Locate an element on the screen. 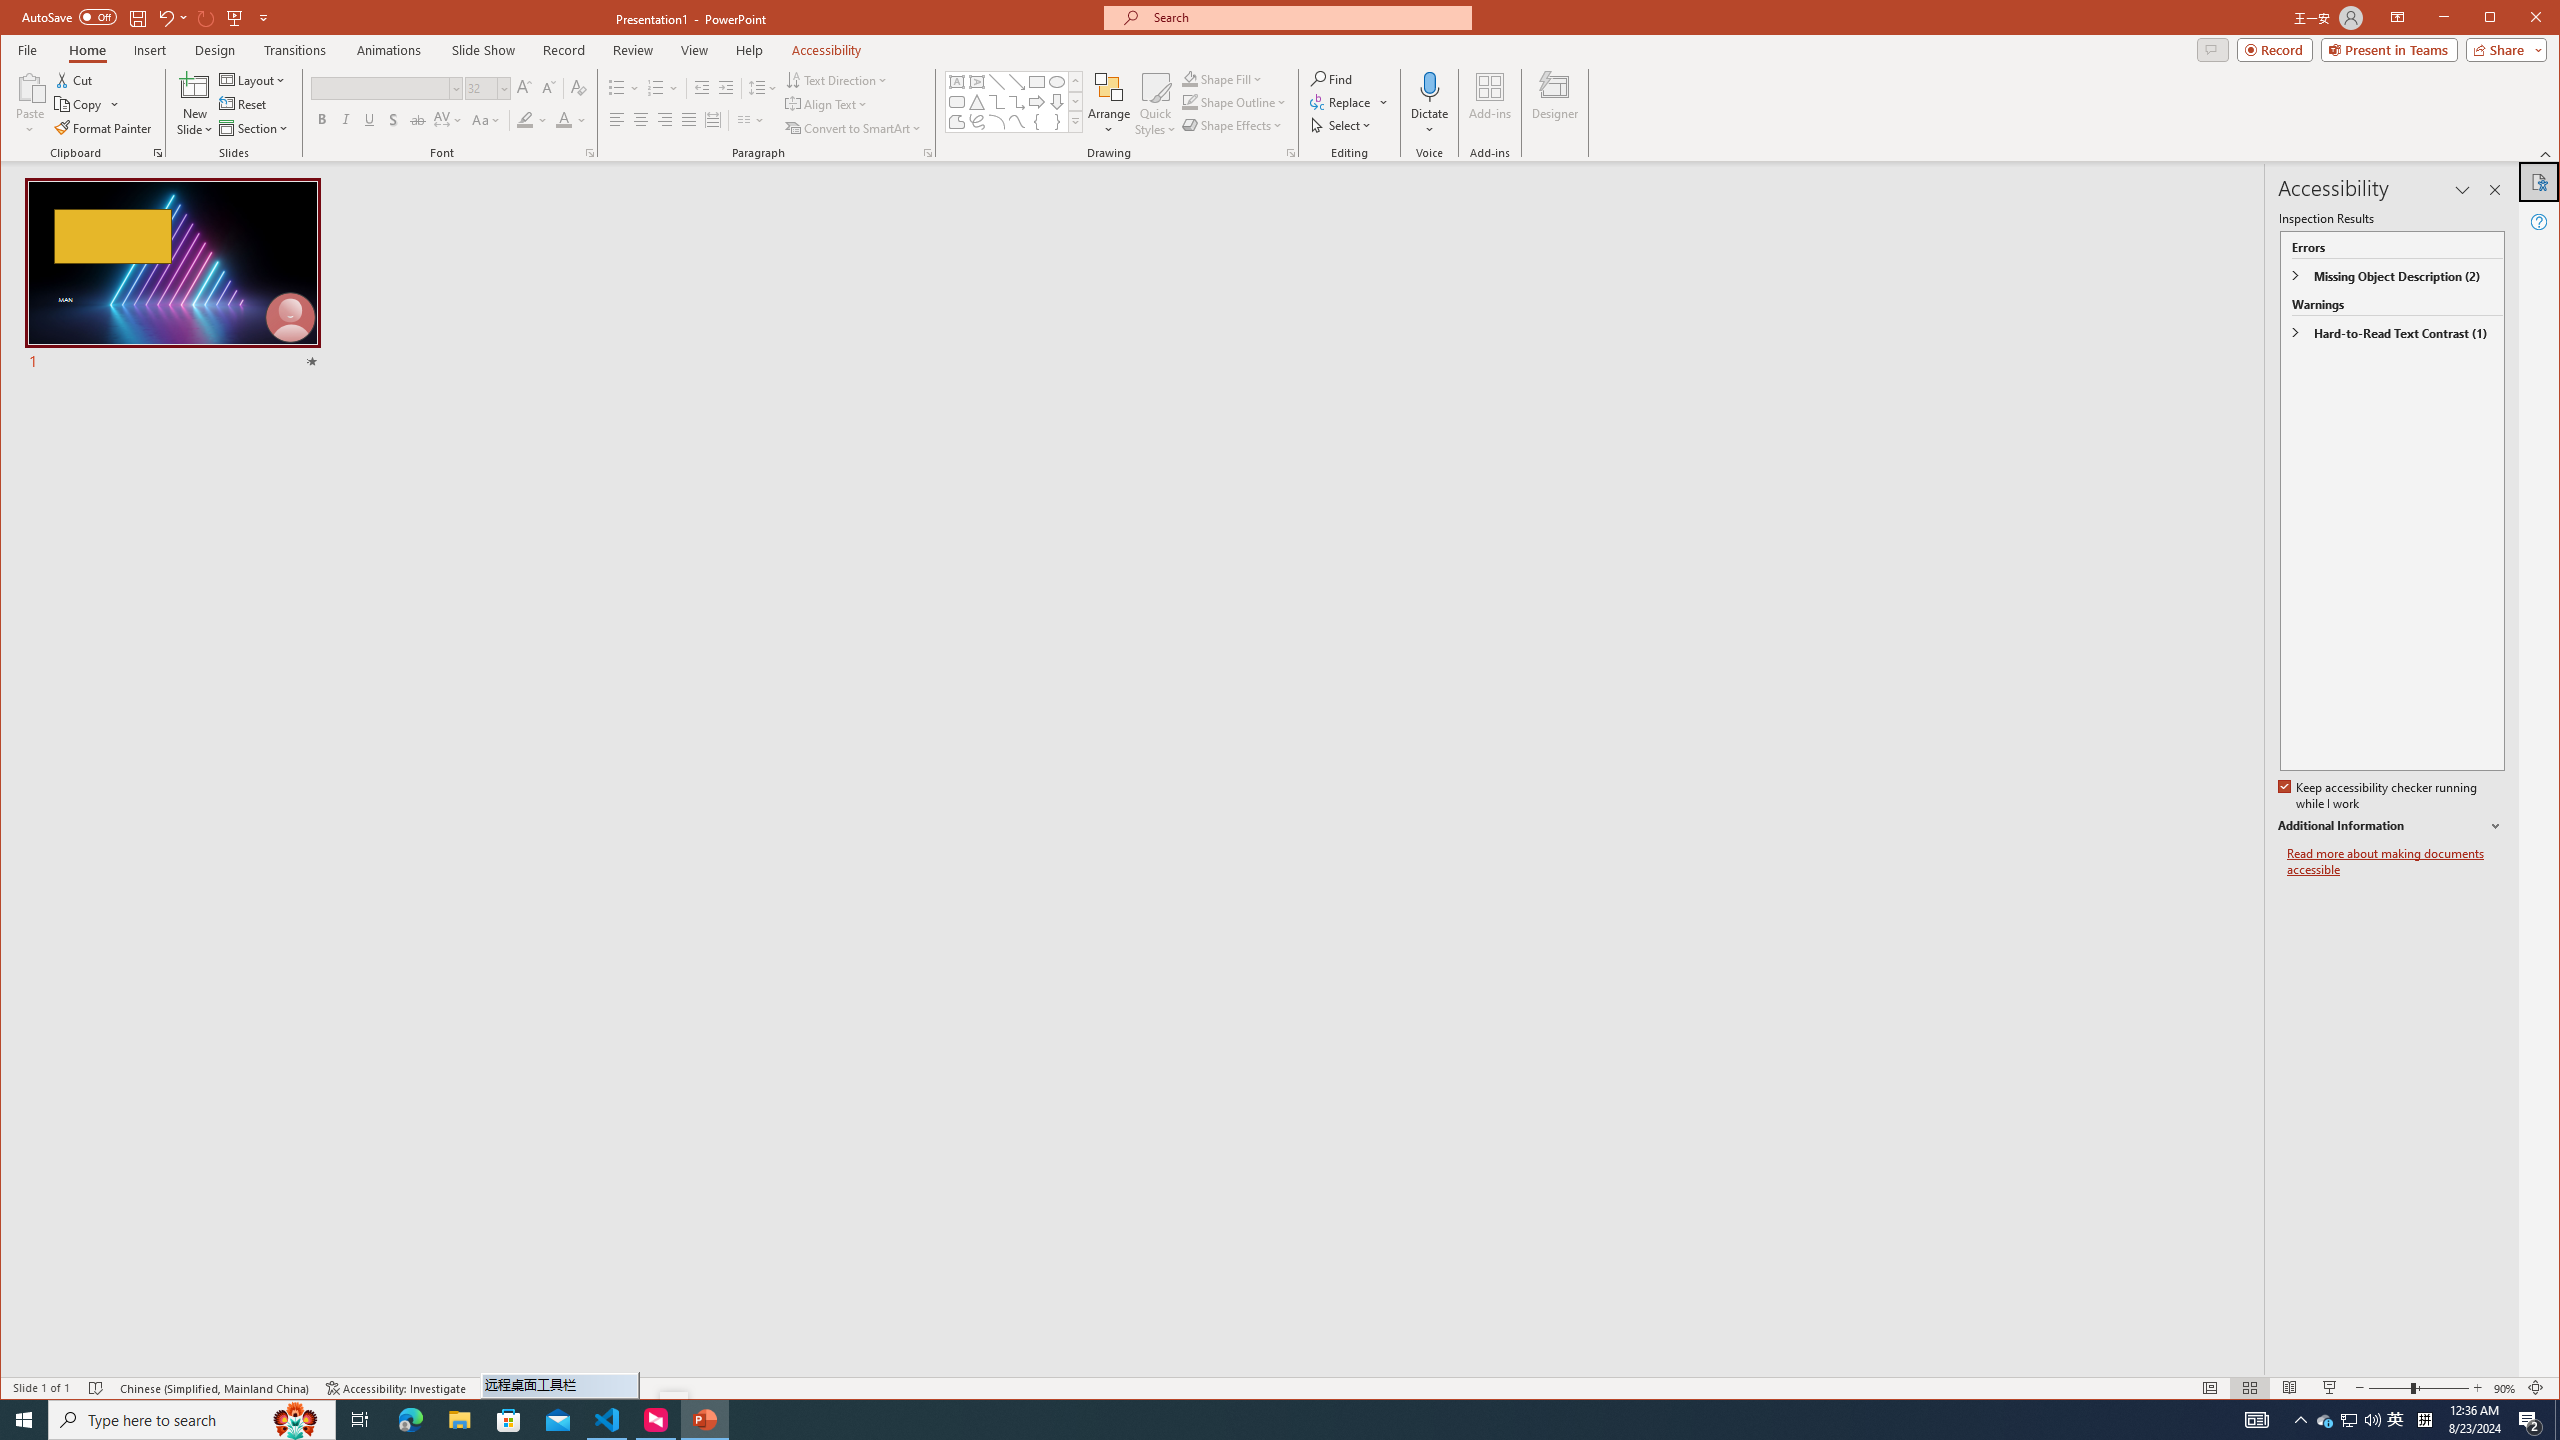  'Tray Input Indicator - Chinese (Simplified, China)' is located at coordinates (2424, 1418).